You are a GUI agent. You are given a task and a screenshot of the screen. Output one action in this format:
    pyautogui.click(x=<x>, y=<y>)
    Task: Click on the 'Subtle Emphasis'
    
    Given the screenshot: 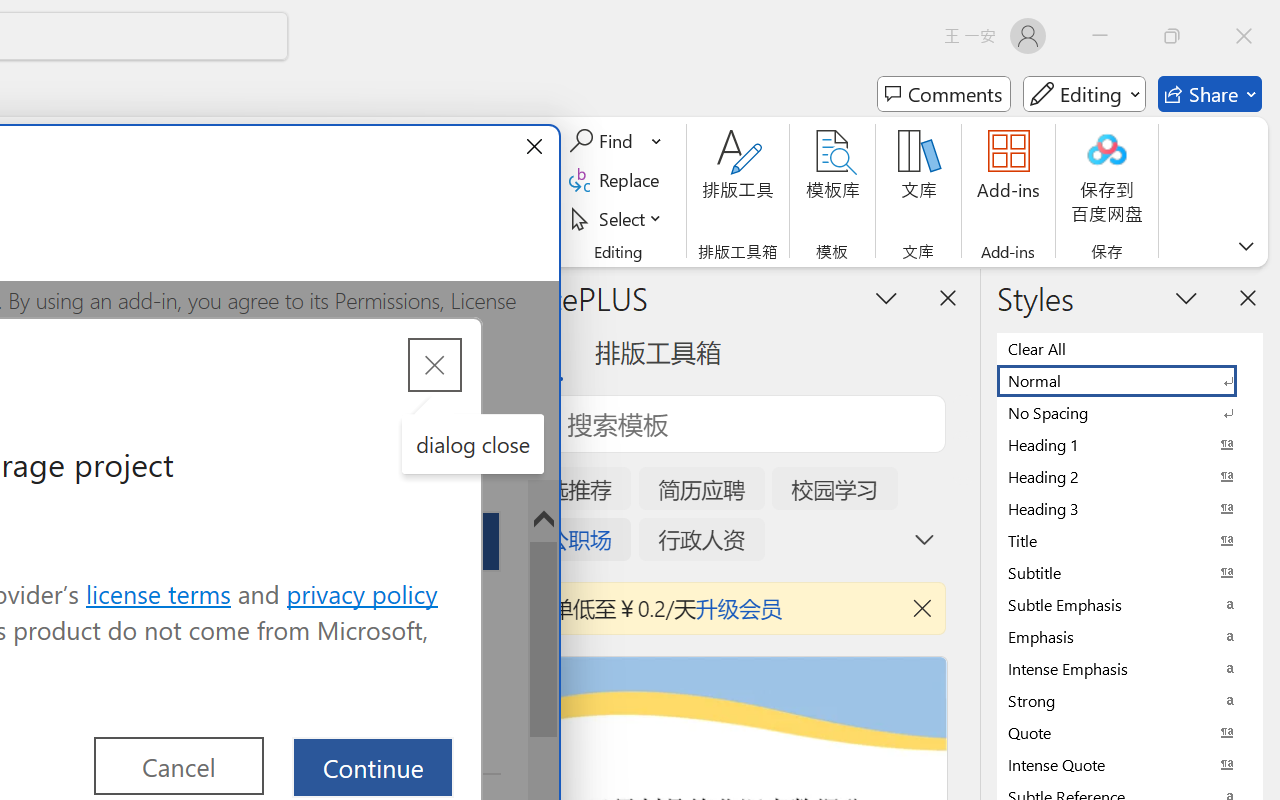 What is the action you would take?
    pyautogui.click(x=1130, y=604)
    